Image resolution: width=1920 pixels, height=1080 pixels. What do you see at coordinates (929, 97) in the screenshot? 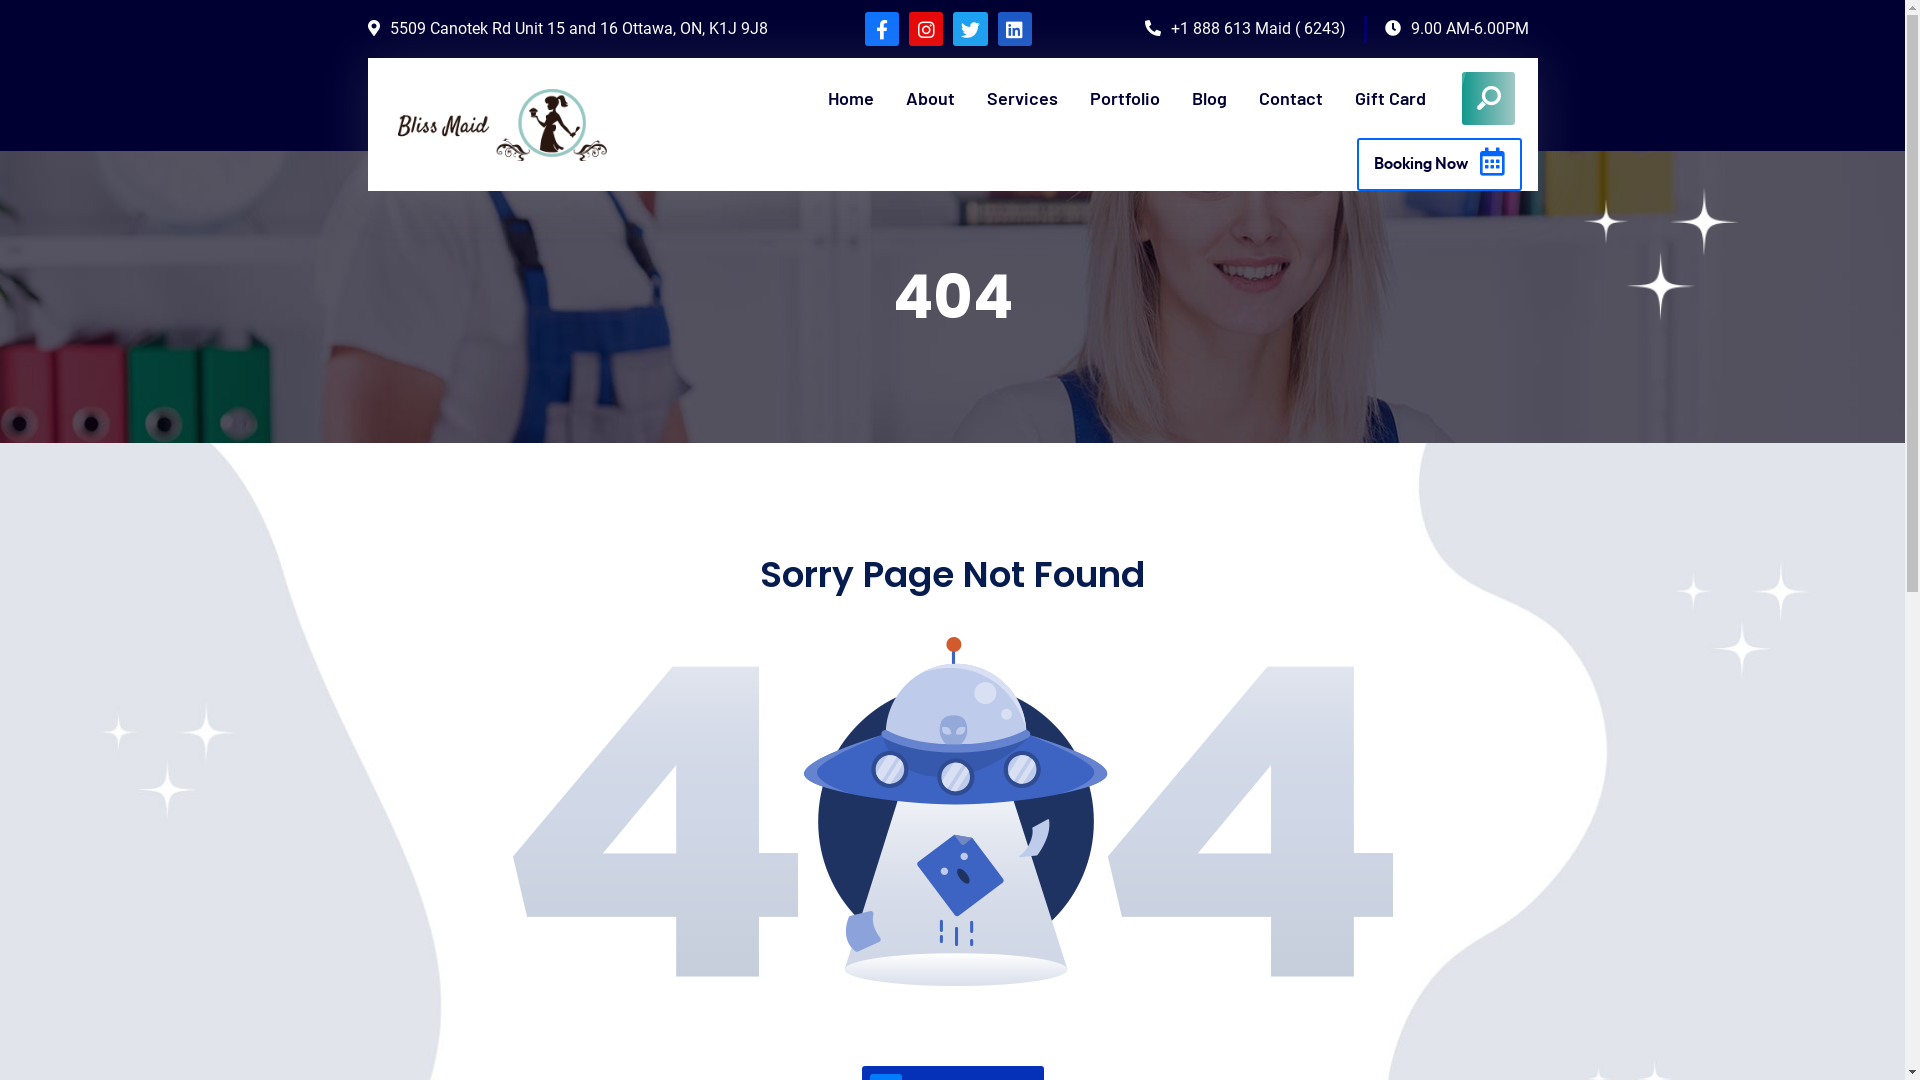
I see `'About'` at bounding box center [929, 97].